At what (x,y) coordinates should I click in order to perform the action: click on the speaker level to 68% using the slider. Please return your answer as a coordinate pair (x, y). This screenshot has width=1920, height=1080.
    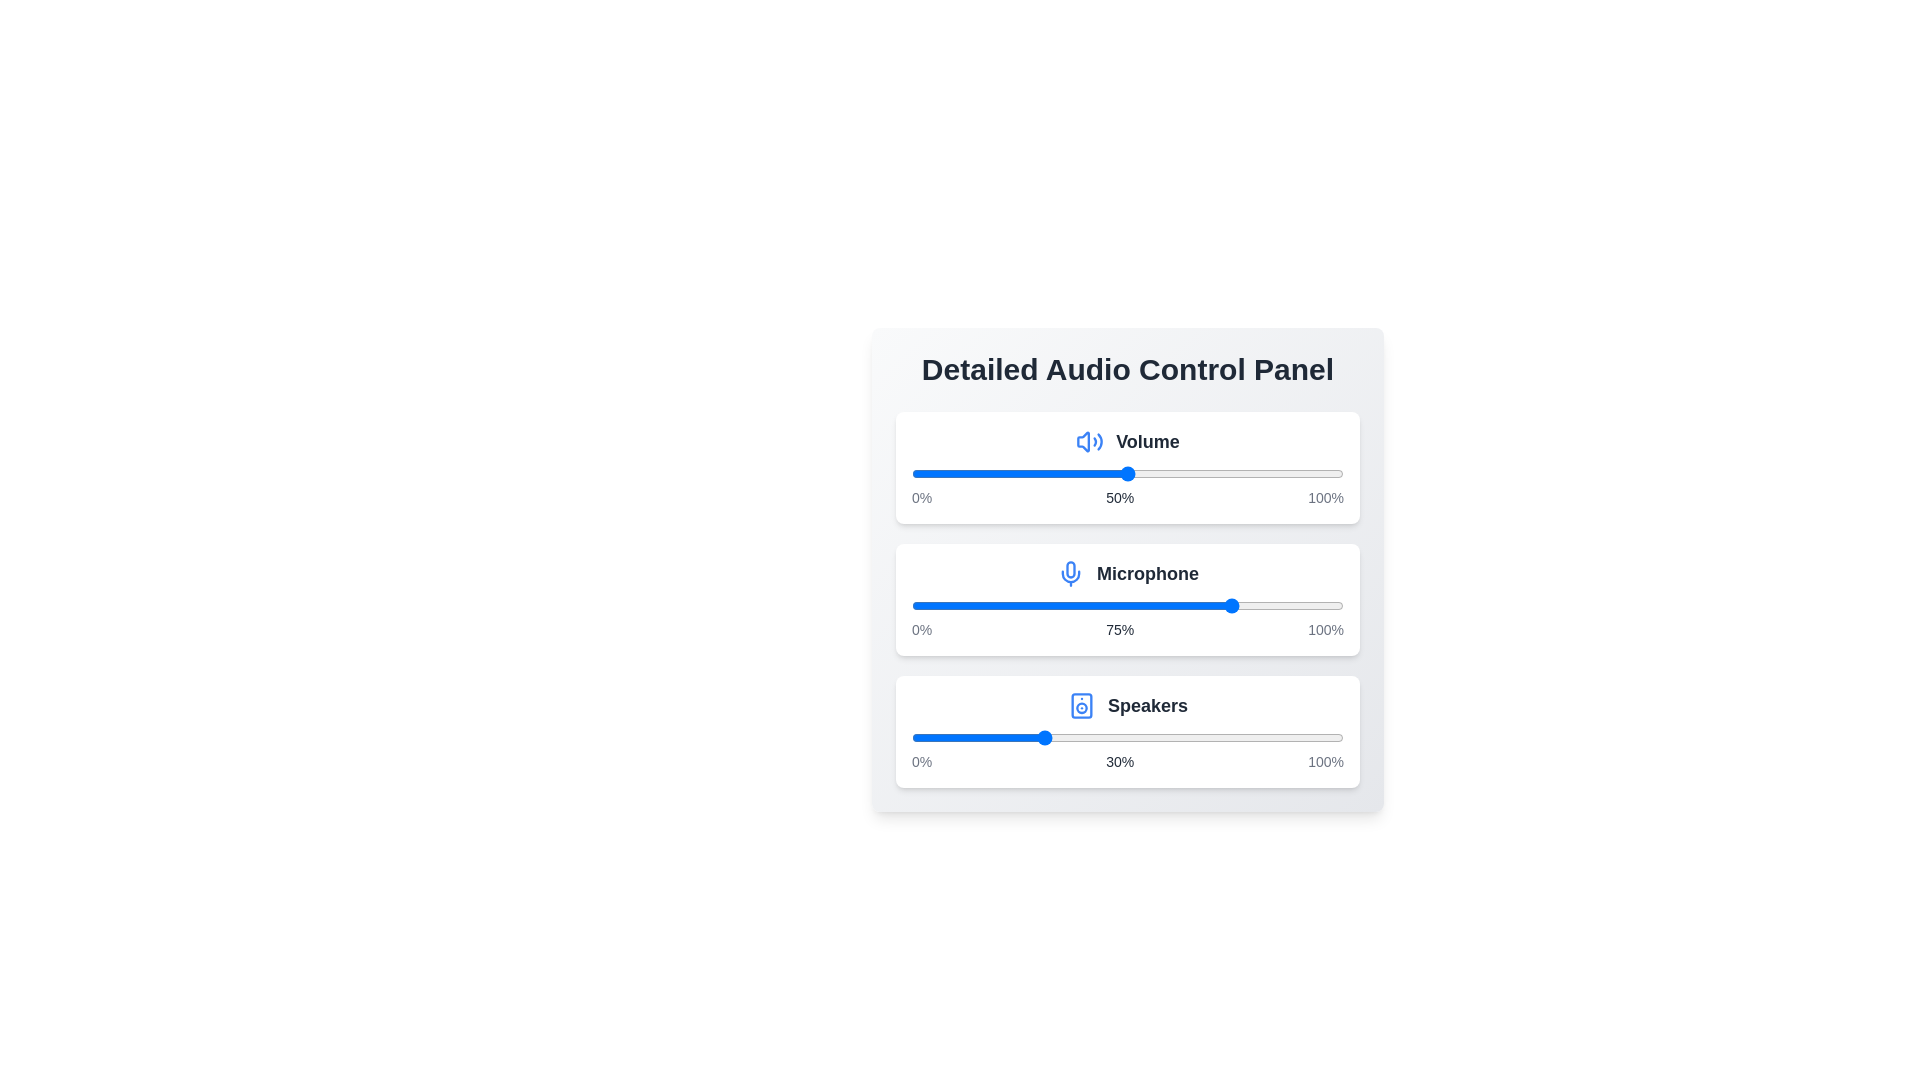
    Looking at the image, I should click on (1204, 737).